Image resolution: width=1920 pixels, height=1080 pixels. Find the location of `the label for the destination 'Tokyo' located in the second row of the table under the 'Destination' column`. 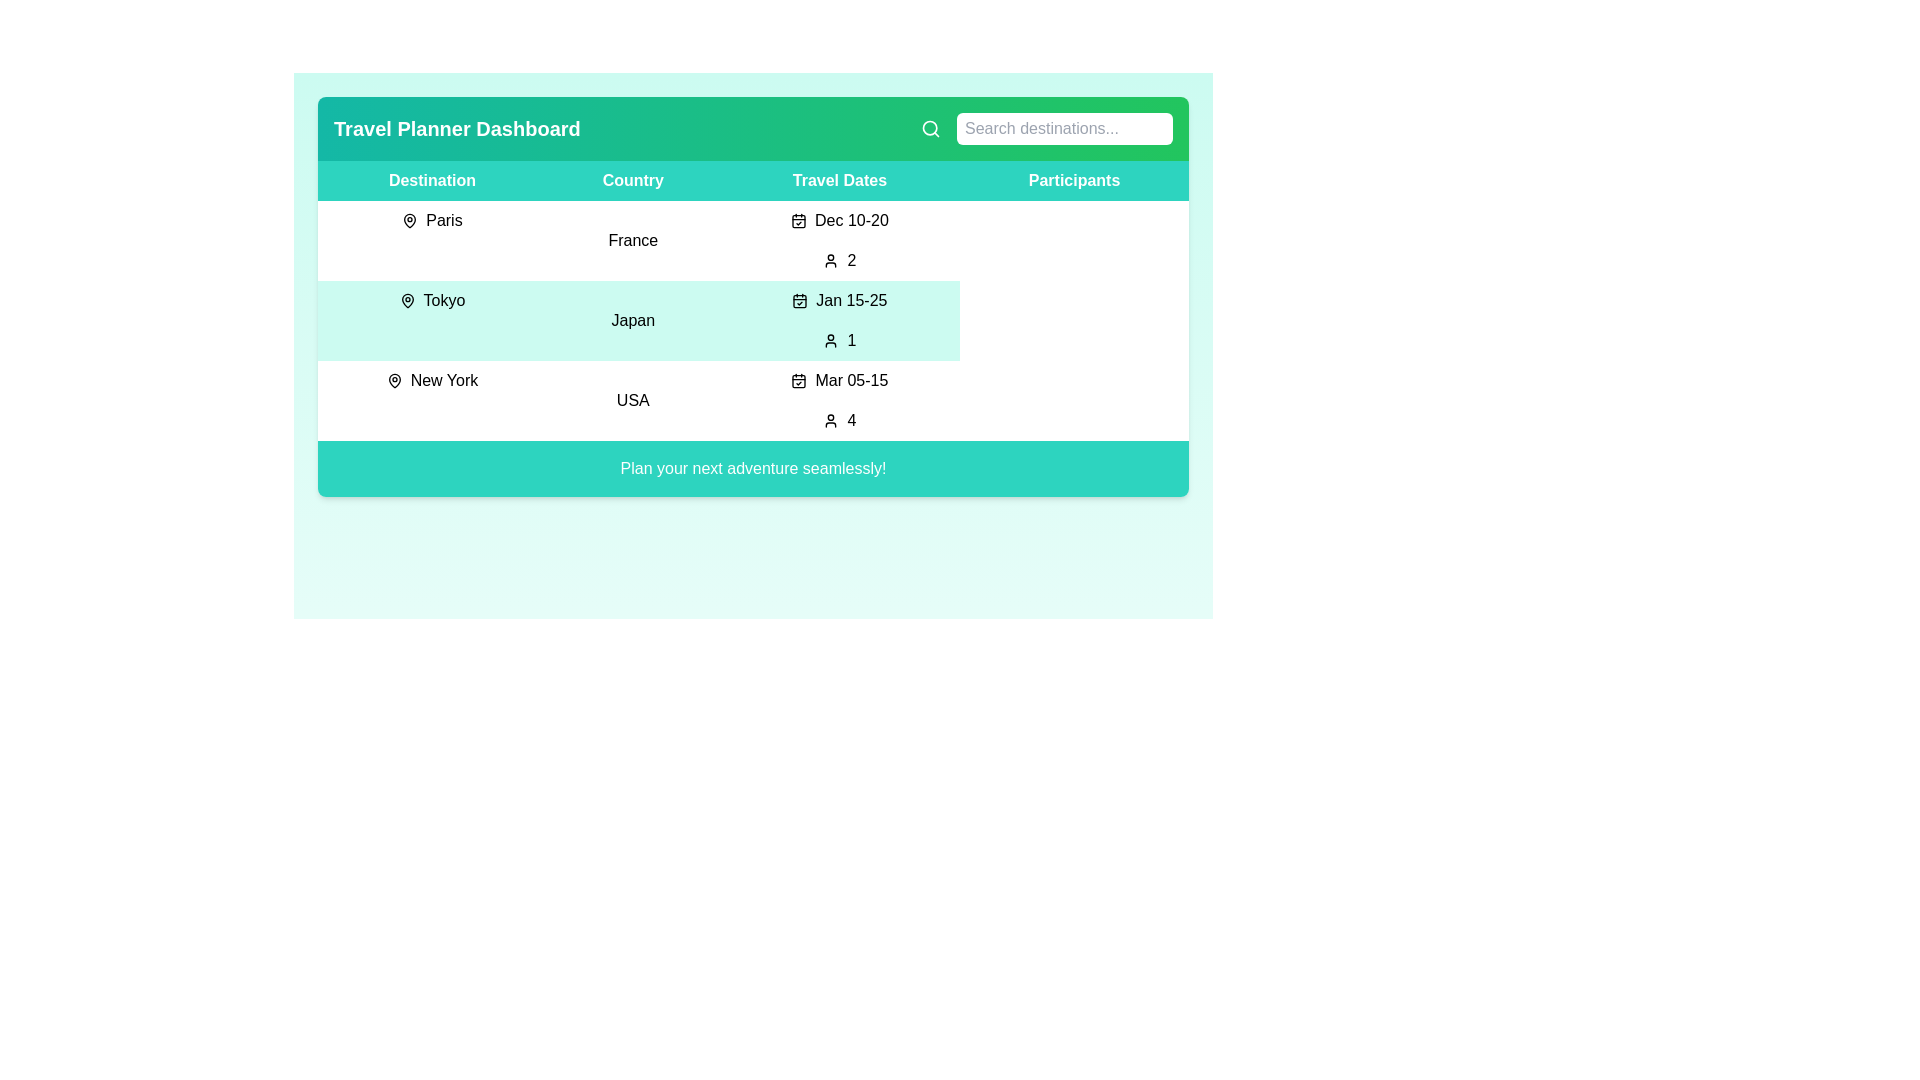

the label for the destination 'Tokyo' located in the second row of the table under the 'Destination' column is located at coordinates (431, 300).